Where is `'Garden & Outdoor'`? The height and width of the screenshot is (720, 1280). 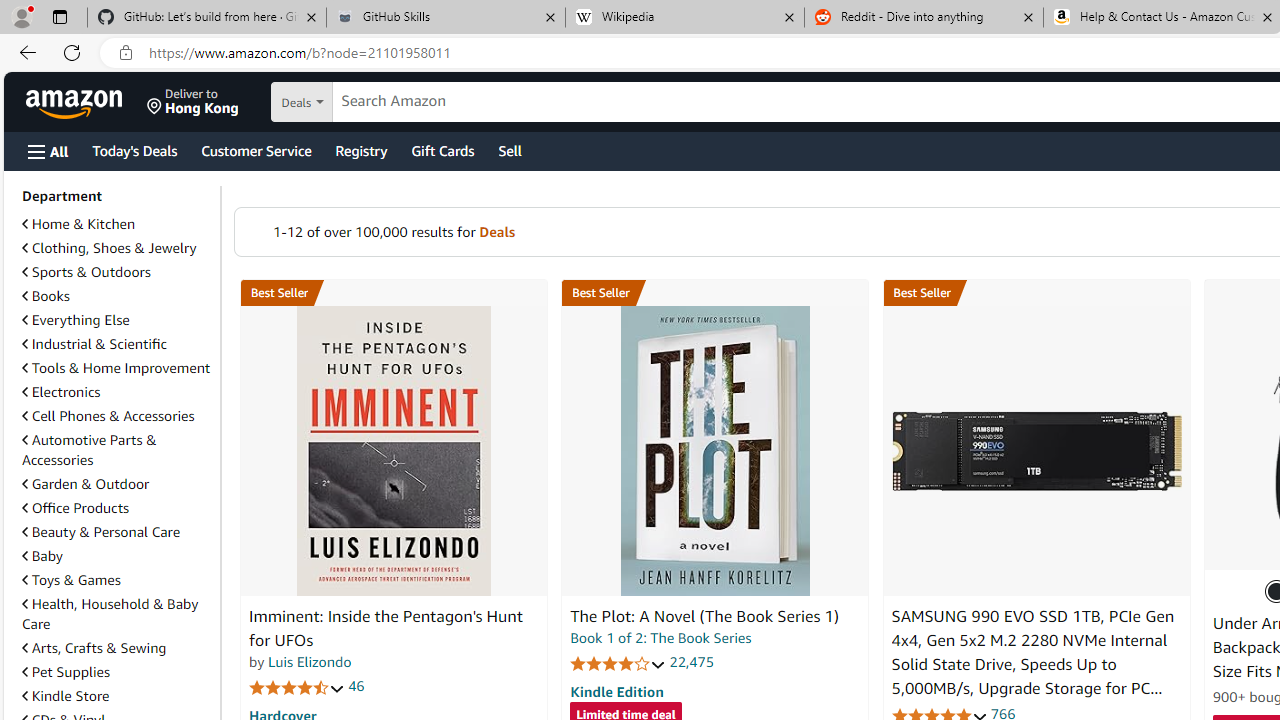
'Garden & Outdoor' is located at coordinates (116, 483).